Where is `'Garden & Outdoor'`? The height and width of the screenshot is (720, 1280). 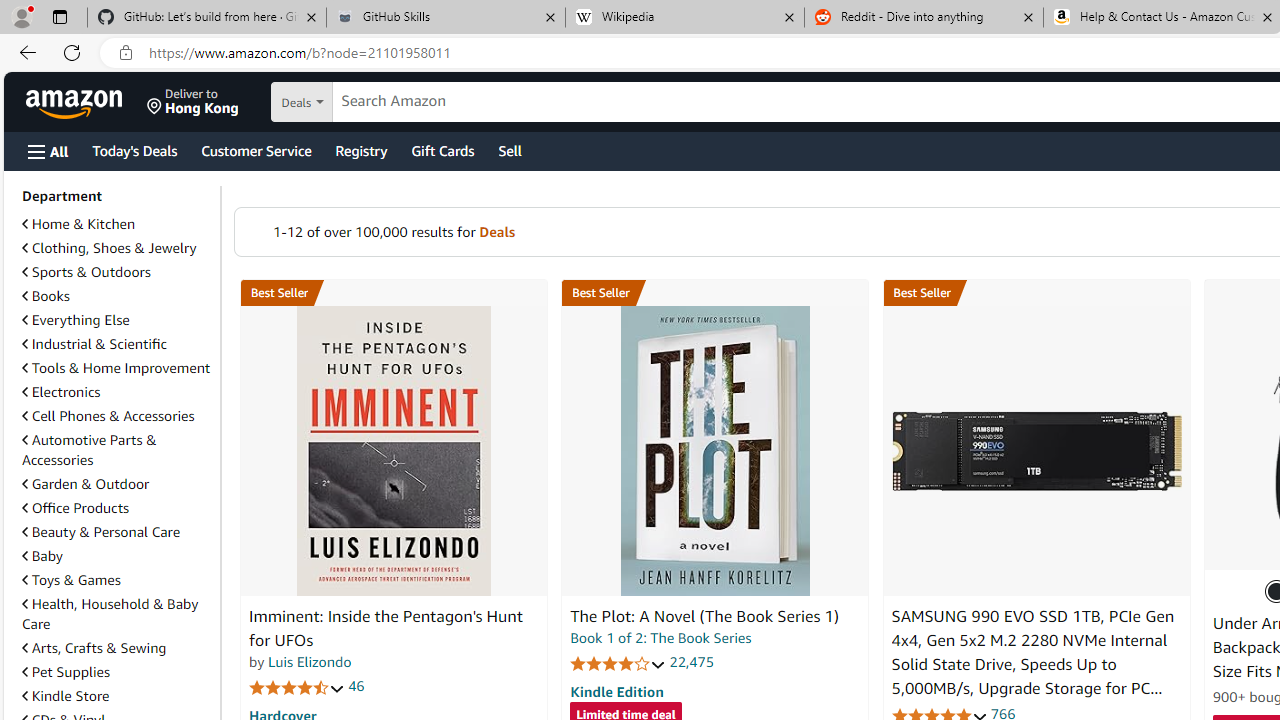
'Garden & Outdoor' is located at coordinates (116, 483).